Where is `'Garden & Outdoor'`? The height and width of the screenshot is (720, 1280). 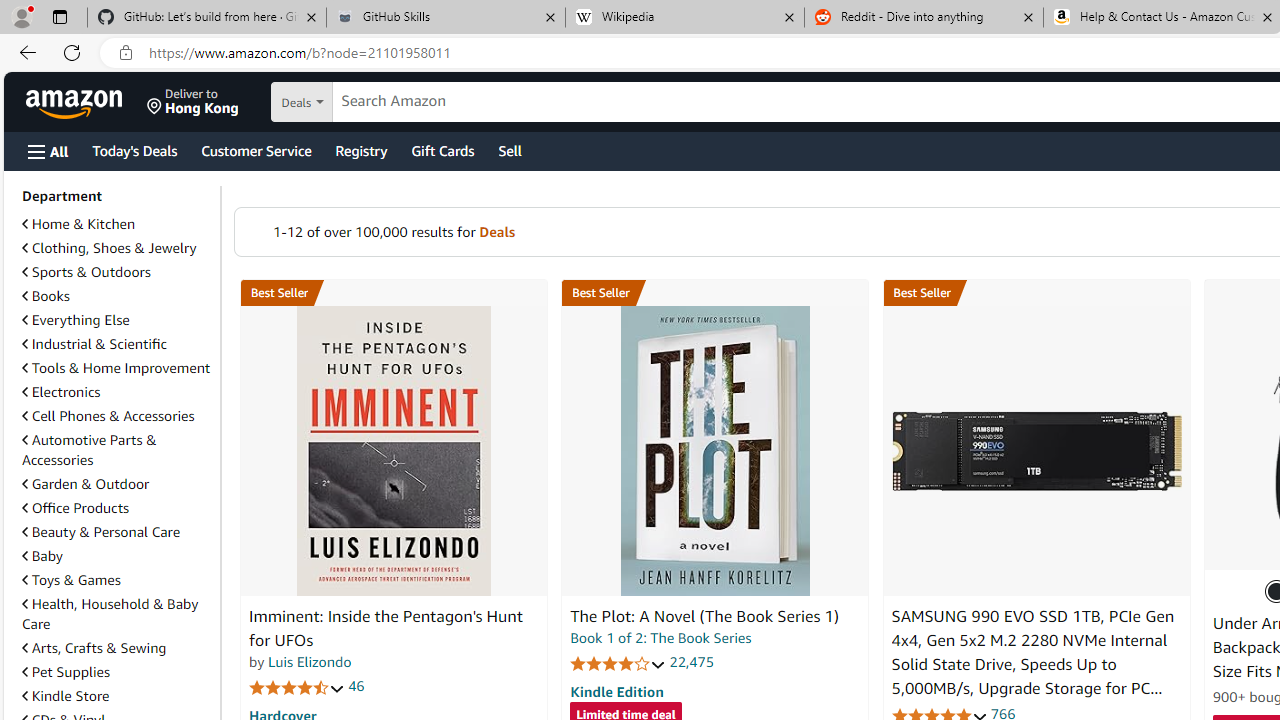
'Garden & Outdoor' is located at coordinates (116, 483).